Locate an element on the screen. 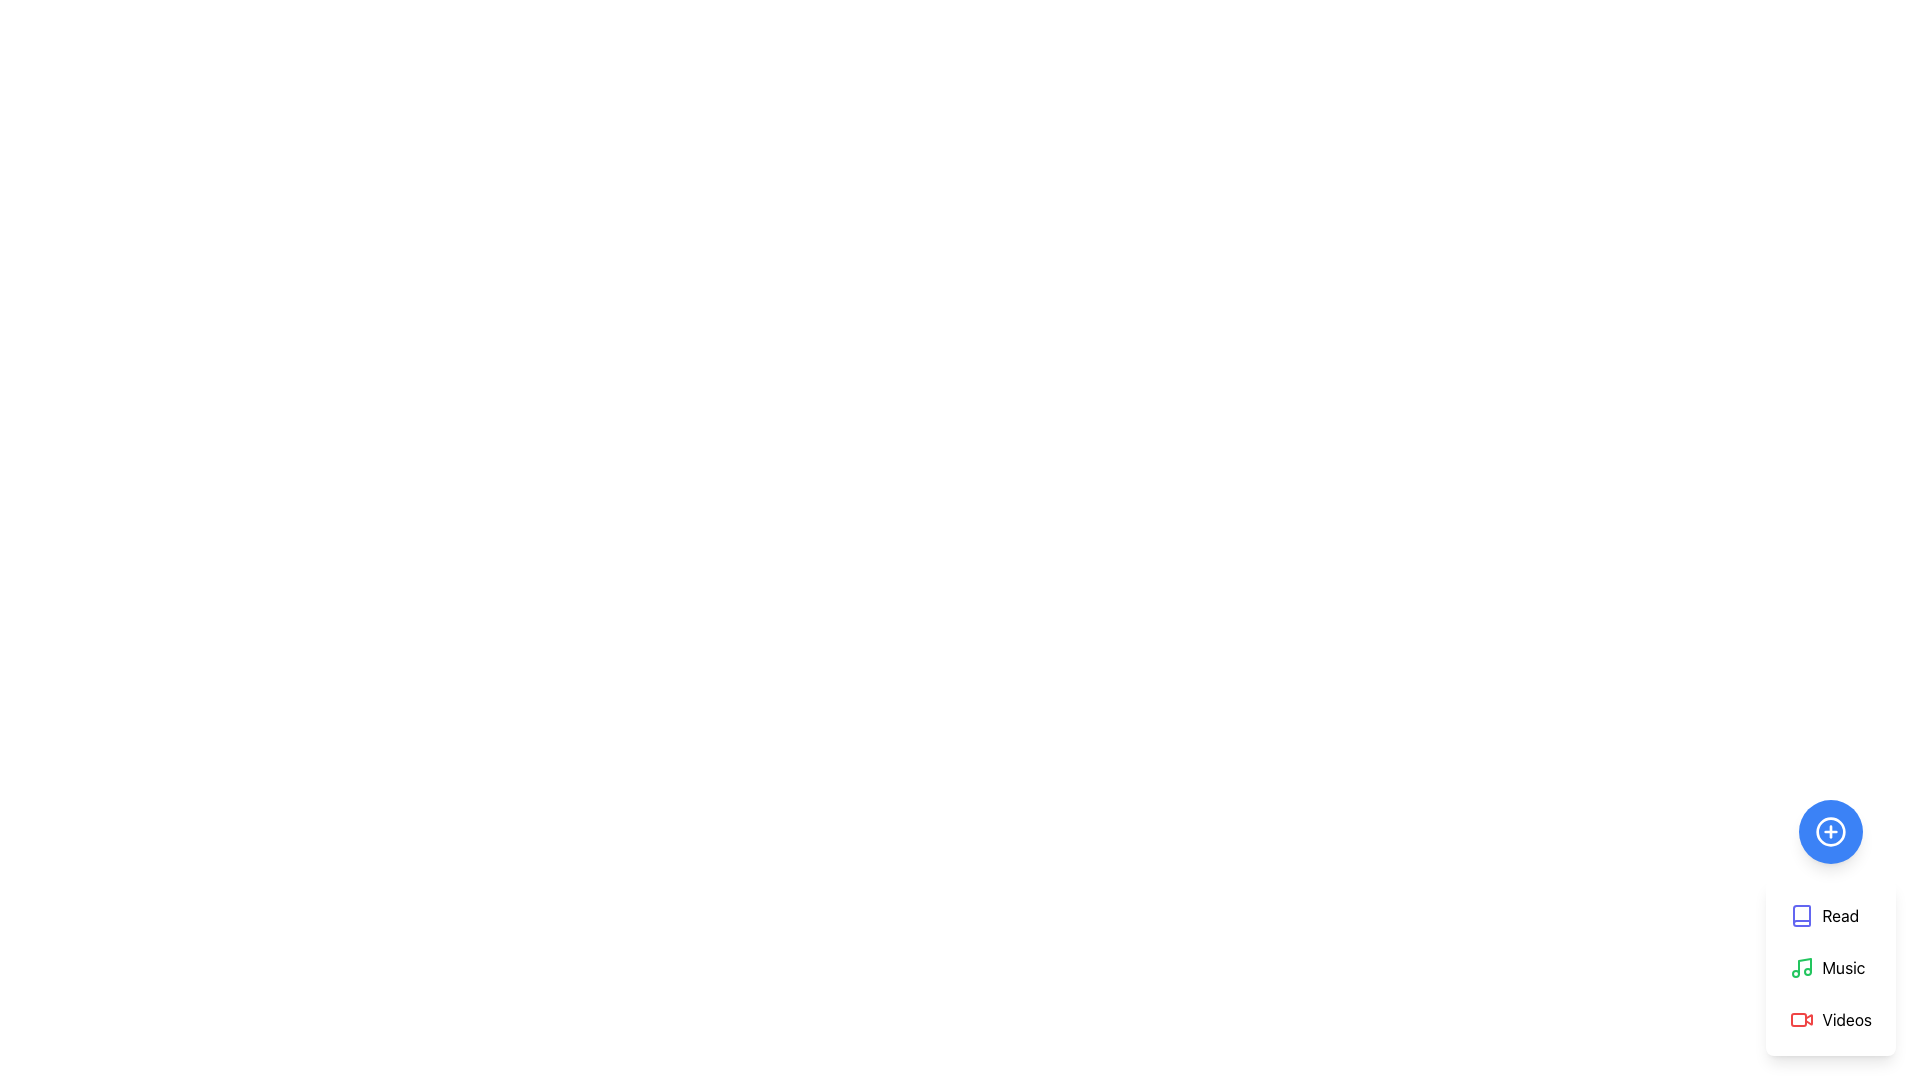 The height and width of the screenshot is (1080, 1920). the 'Music' menu item icon, which is located to the left of the menu text 'Music', the second item in a vertical list between 'Read' and 'Videos' is located at coordinates (1802, 967).